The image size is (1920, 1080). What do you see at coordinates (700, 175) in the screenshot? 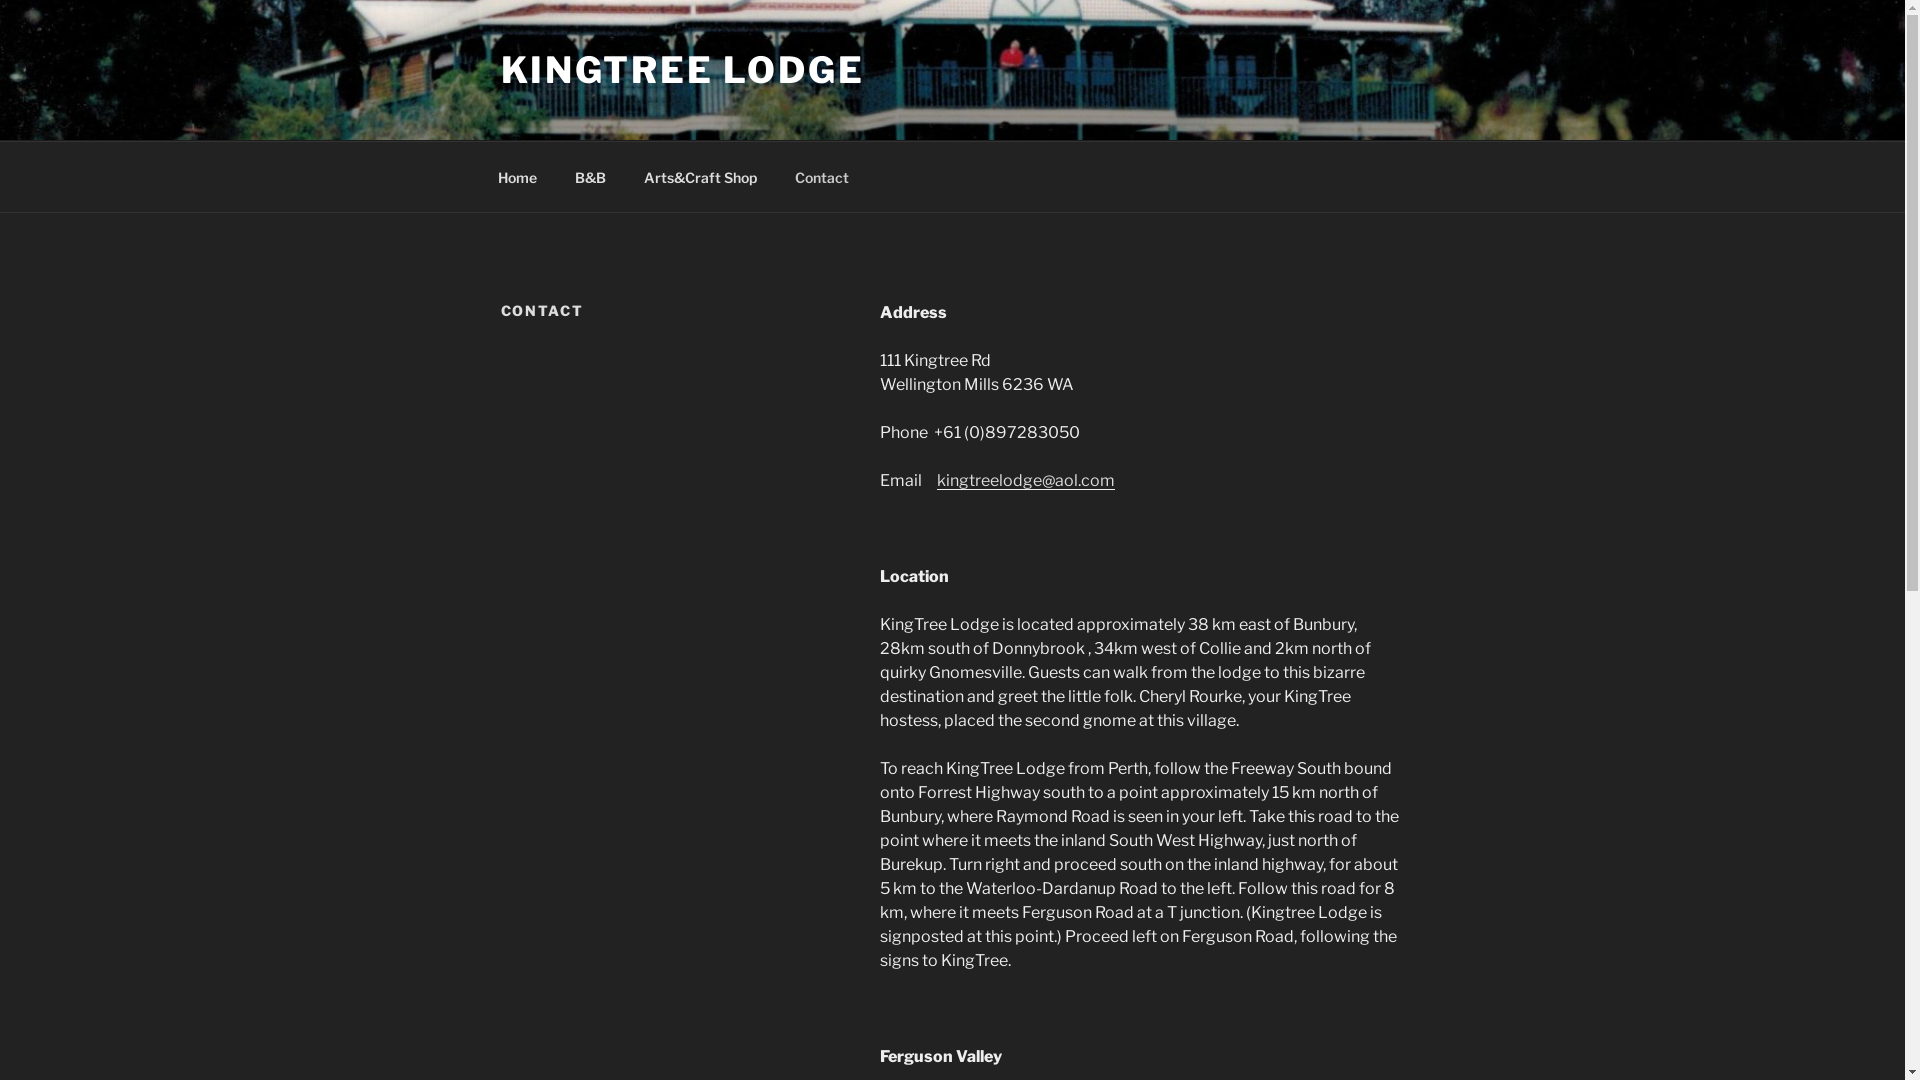
I see `'Arts&Craft Shop'` at bounding box center [700, 175].